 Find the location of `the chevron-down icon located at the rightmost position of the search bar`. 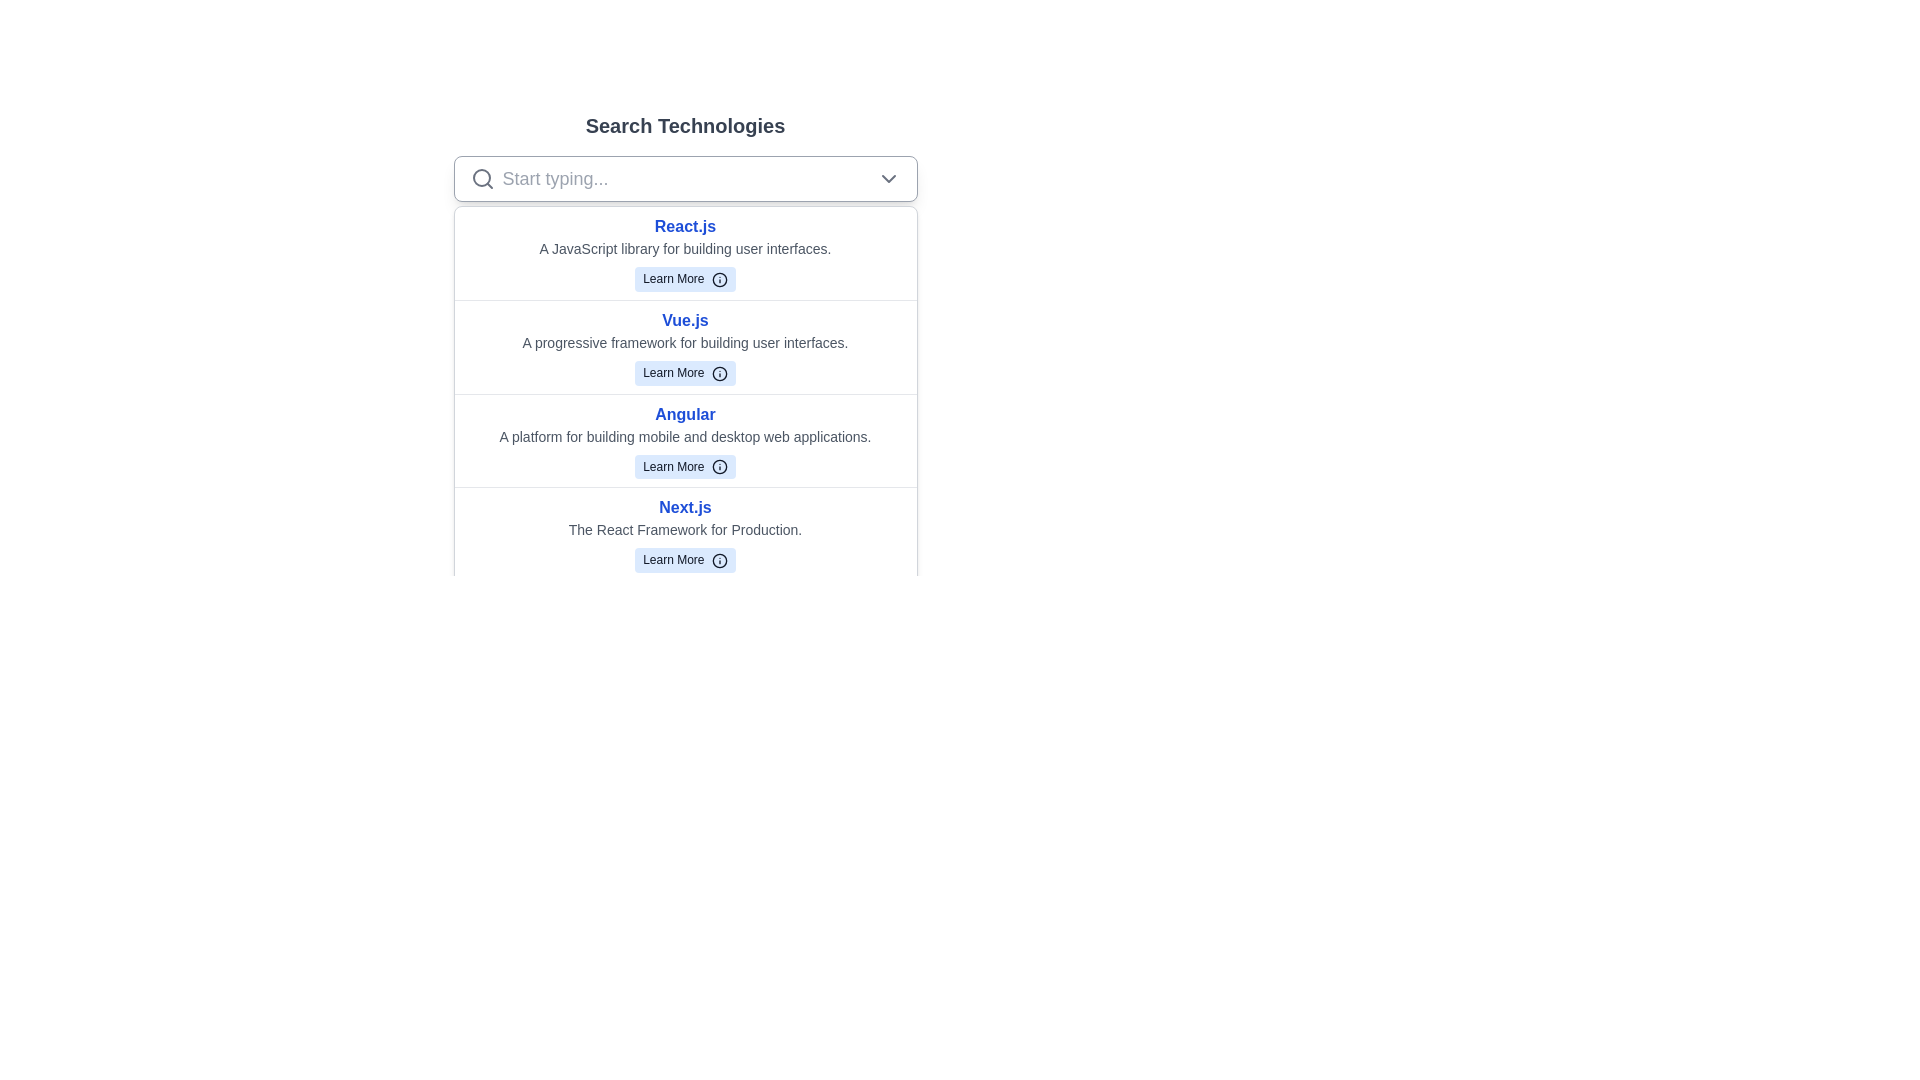

the chevron-down icon located at the rightmost position of the search bar is located at coordinates (887, 177).